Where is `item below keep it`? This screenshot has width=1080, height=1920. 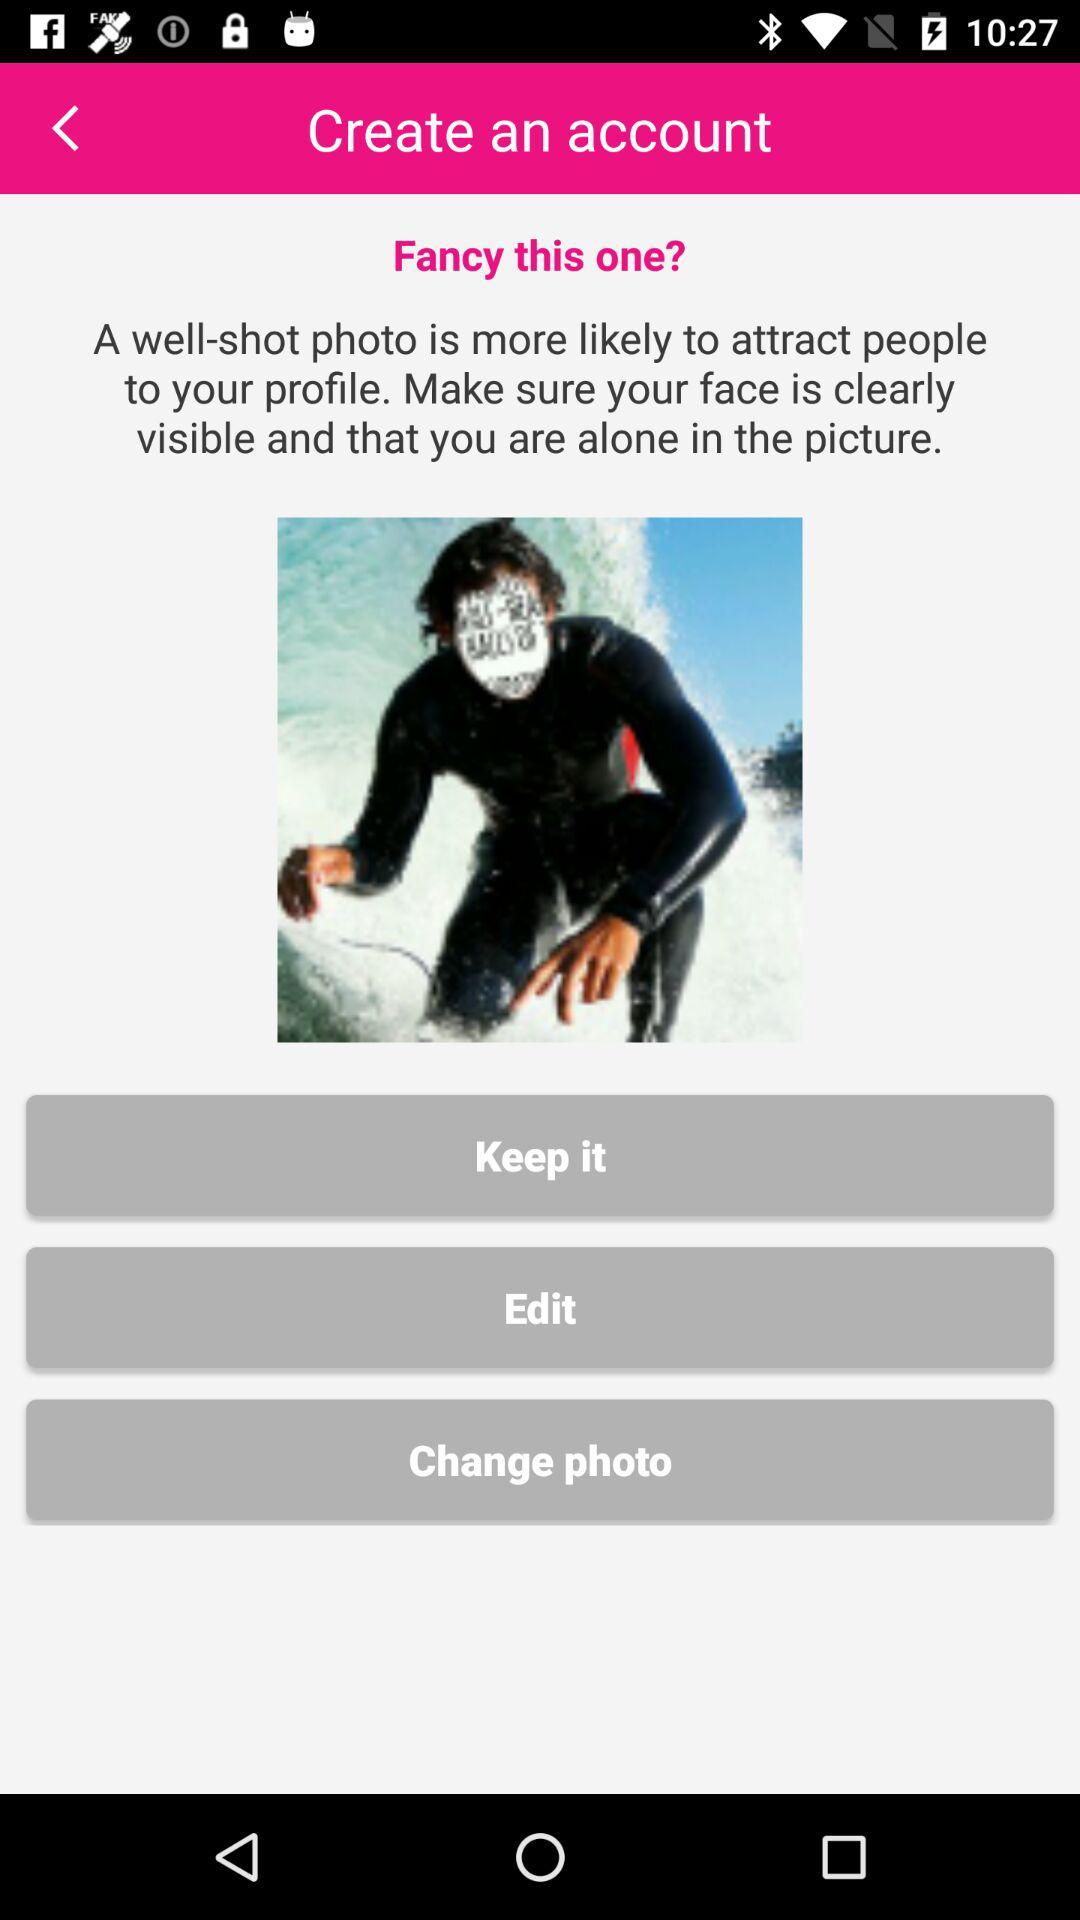 item below keep it is located at coordinates (540, 1307).